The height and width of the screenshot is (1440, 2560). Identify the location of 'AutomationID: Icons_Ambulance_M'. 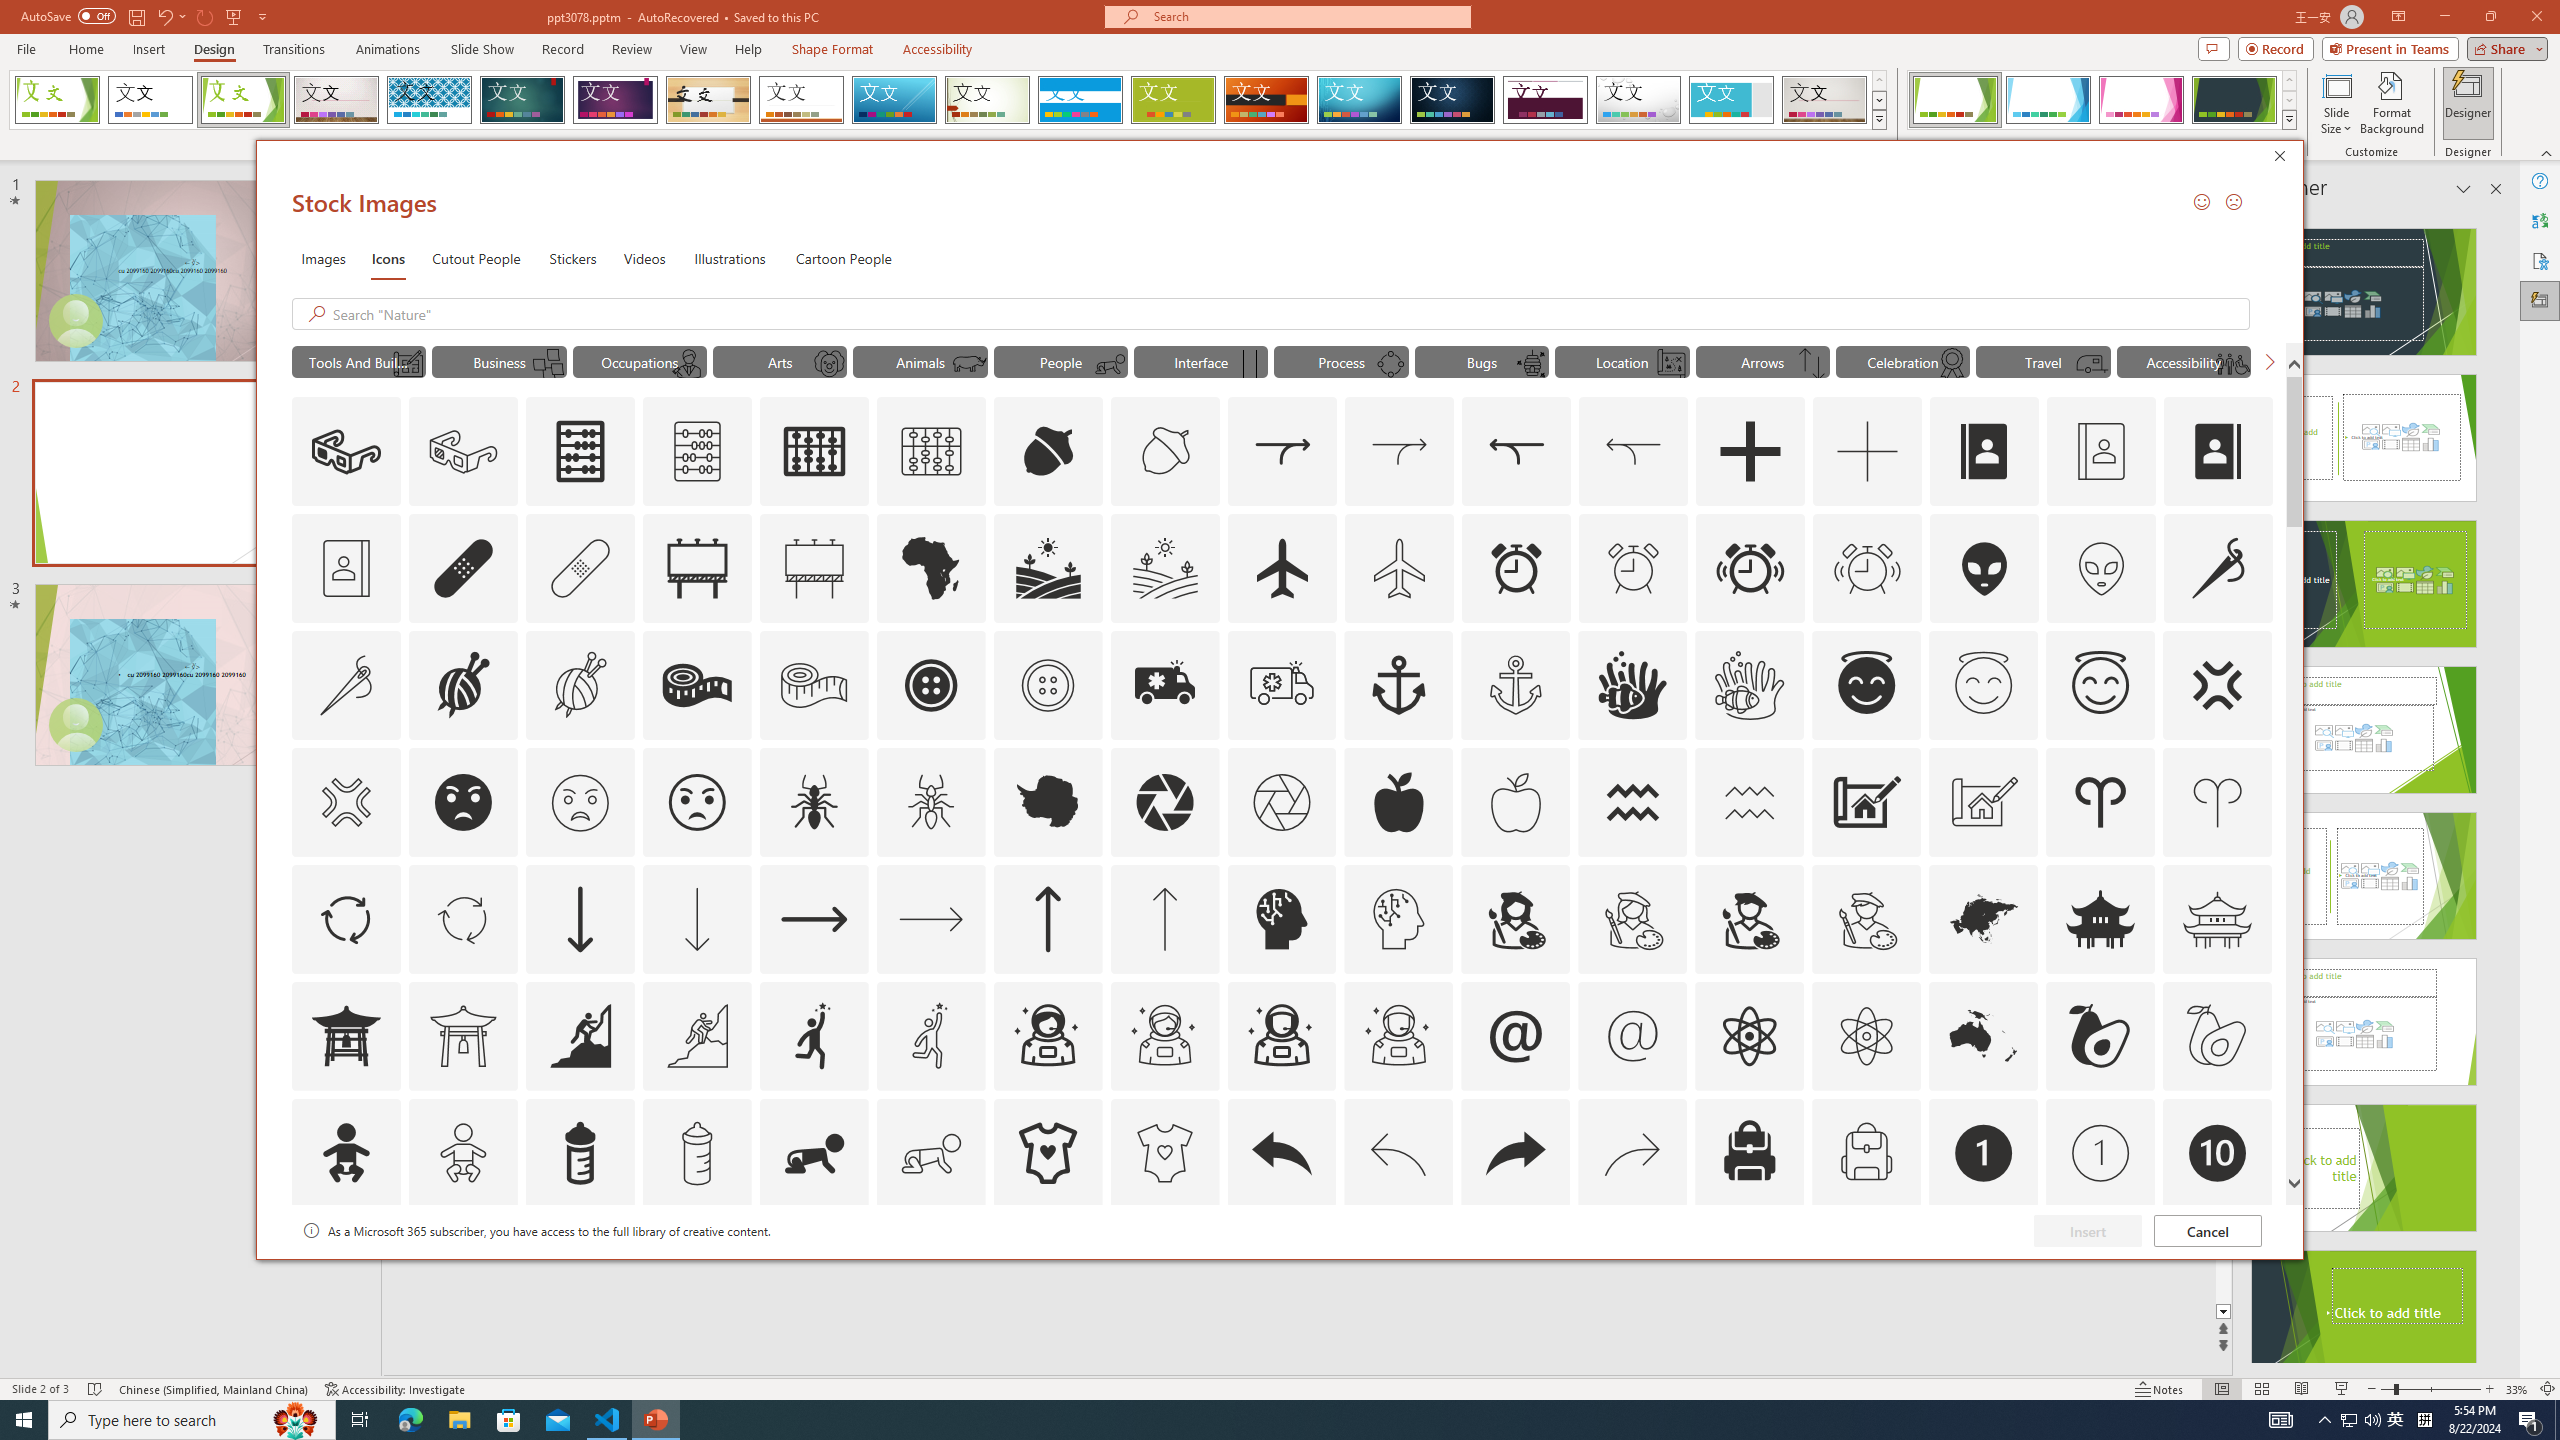
(1281, 685).